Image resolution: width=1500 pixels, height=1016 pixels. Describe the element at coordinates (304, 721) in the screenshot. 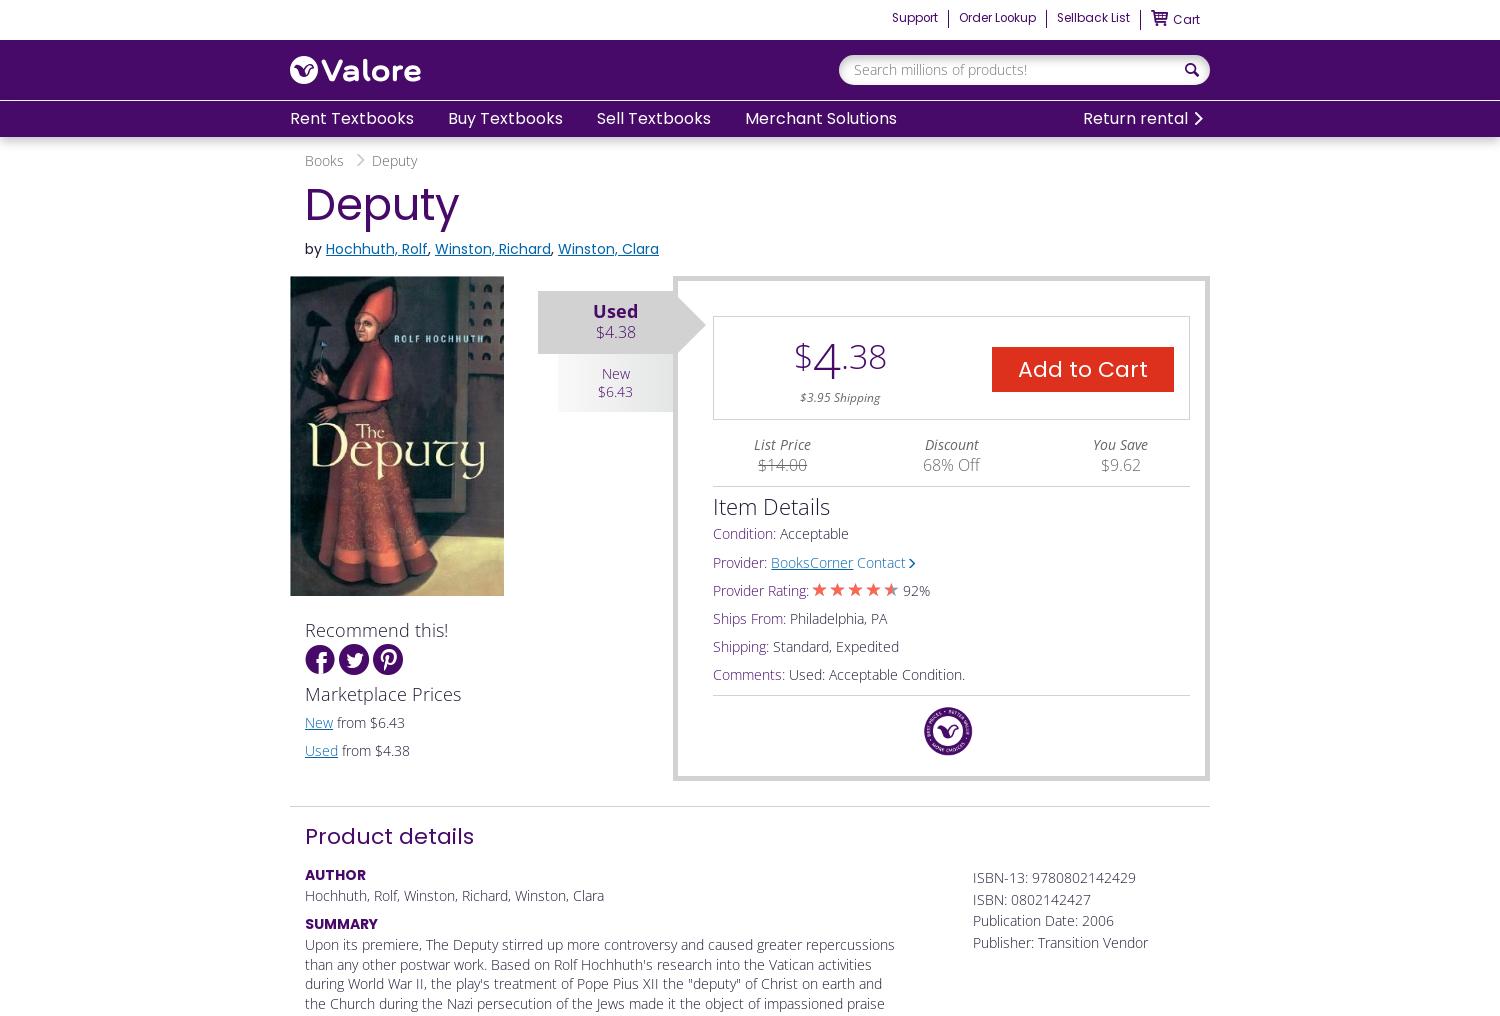

I see `'New'` at that location.